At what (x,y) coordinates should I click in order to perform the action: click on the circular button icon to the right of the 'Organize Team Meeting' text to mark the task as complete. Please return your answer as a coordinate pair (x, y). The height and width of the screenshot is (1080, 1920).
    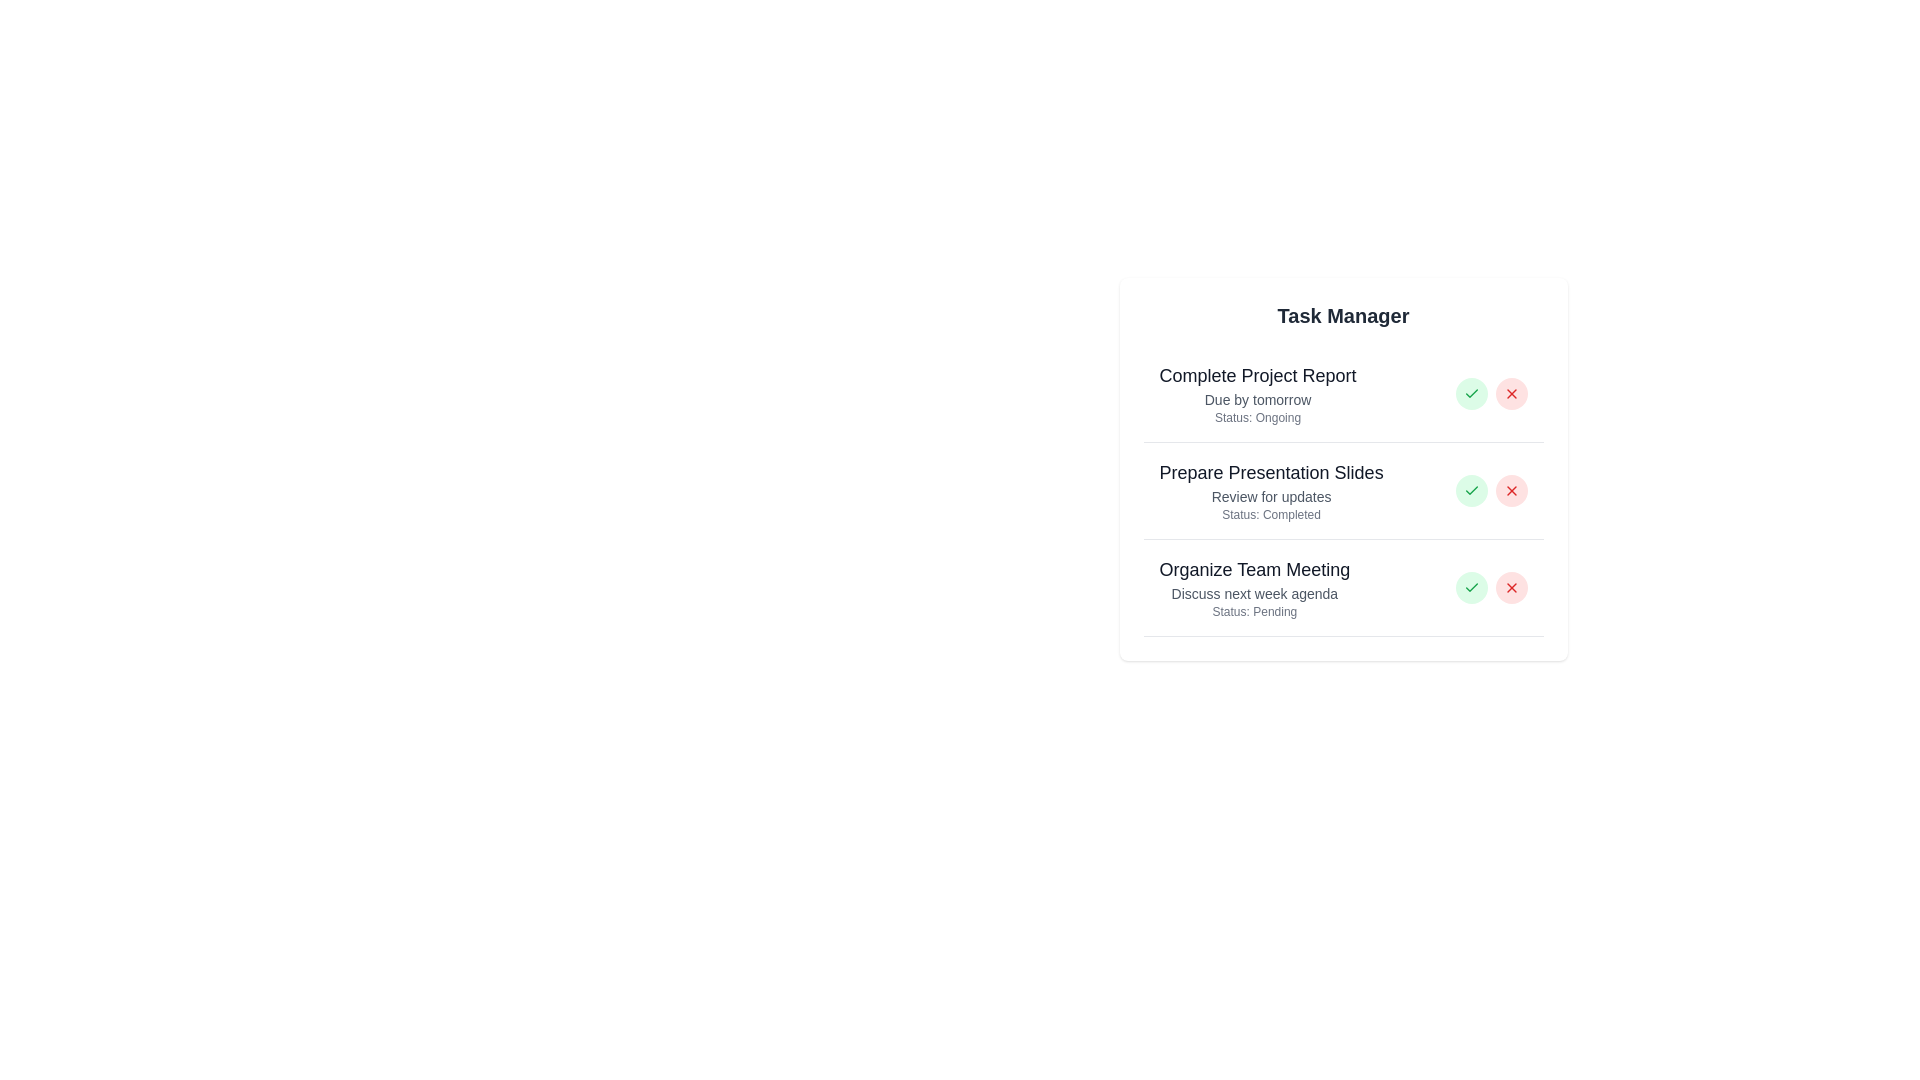
    Looking at the image, I should click on (1471, 490).